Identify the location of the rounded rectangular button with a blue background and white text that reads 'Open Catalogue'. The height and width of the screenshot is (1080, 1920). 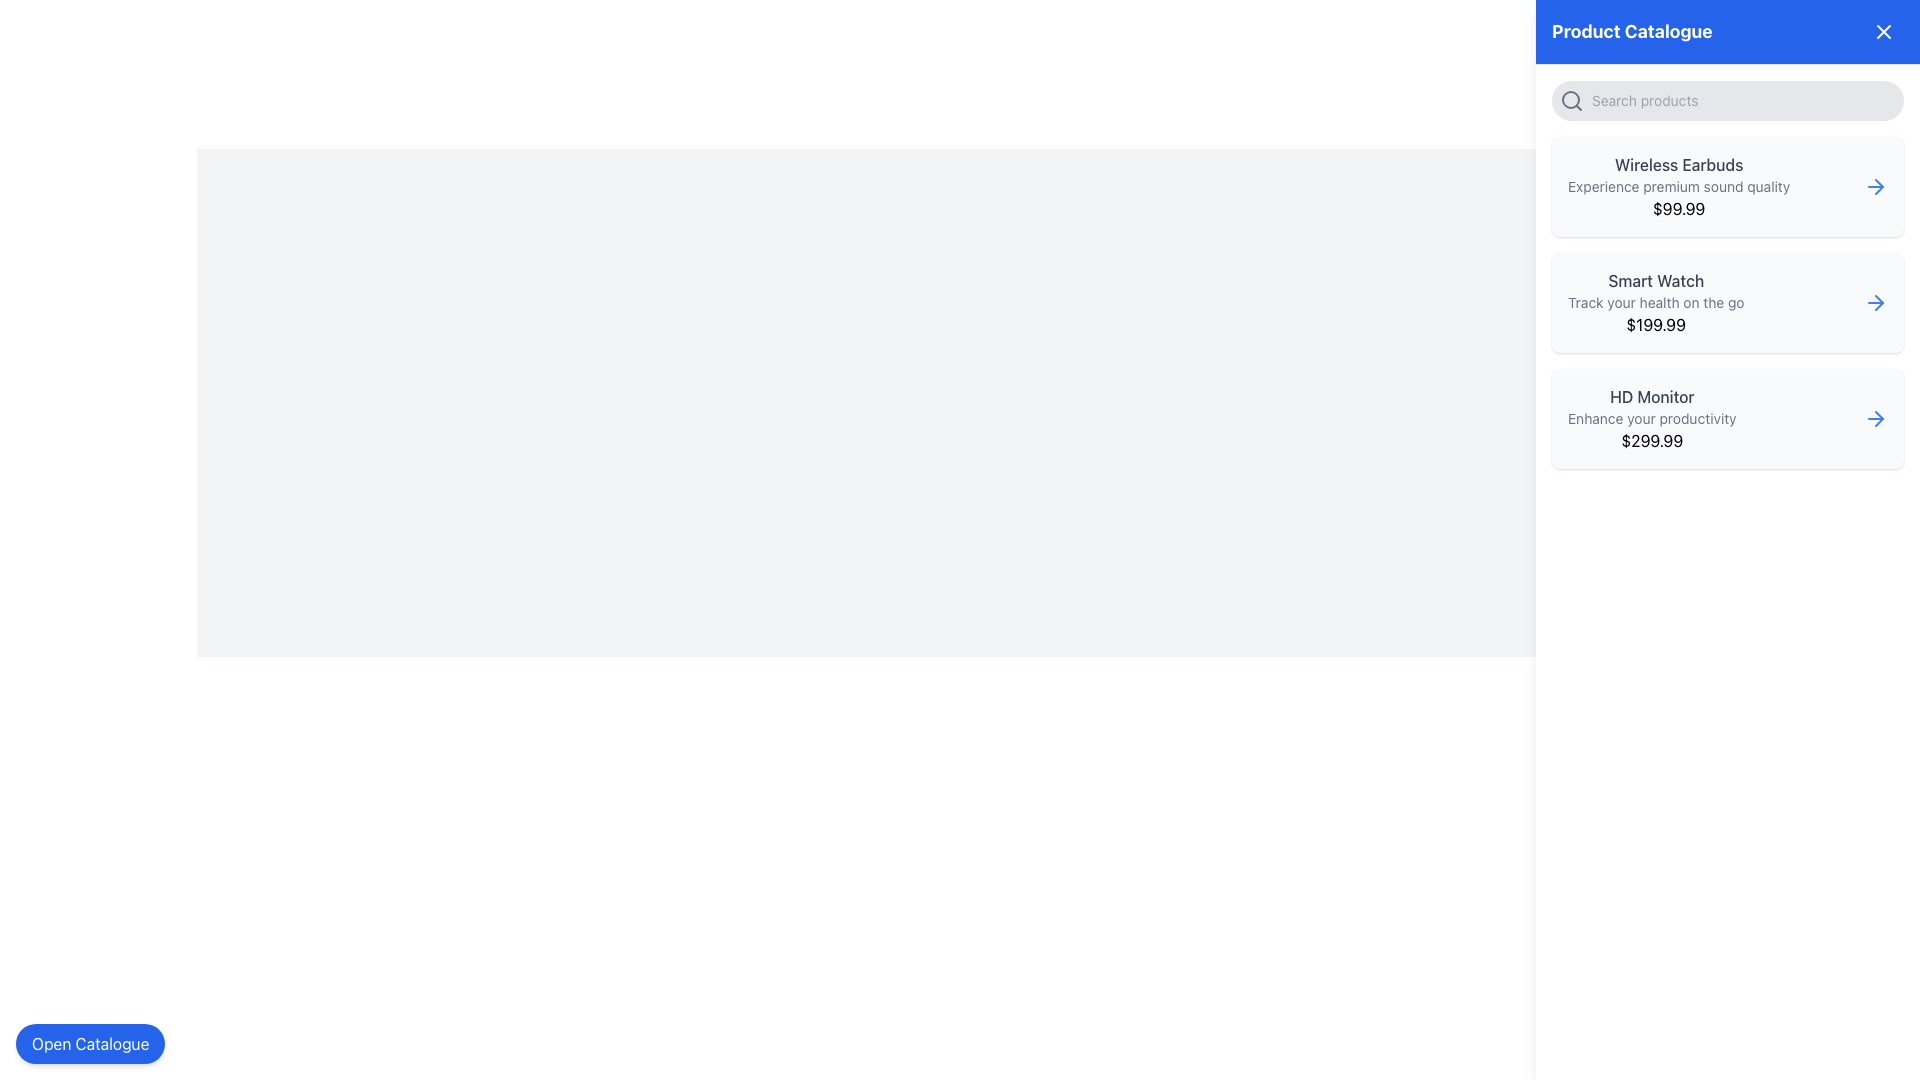
(89, 1043).